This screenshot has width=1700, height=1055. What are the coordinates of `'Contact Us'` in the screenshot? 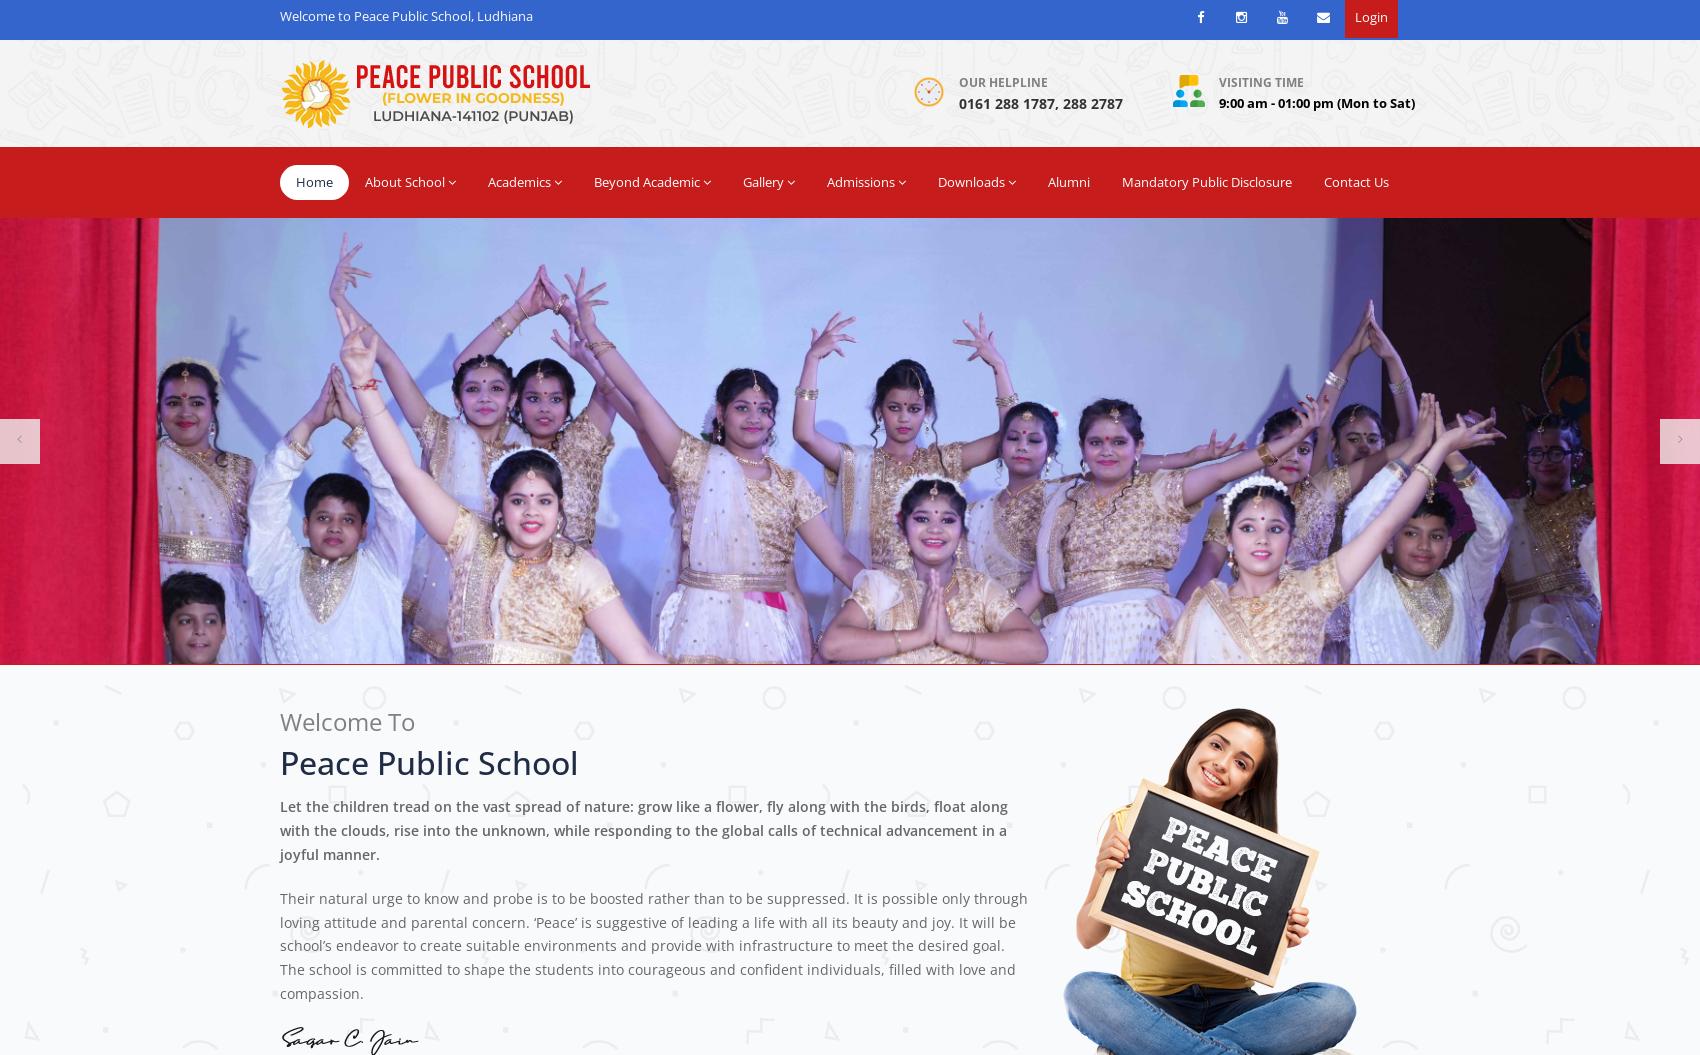 It's located at (1356, 180).